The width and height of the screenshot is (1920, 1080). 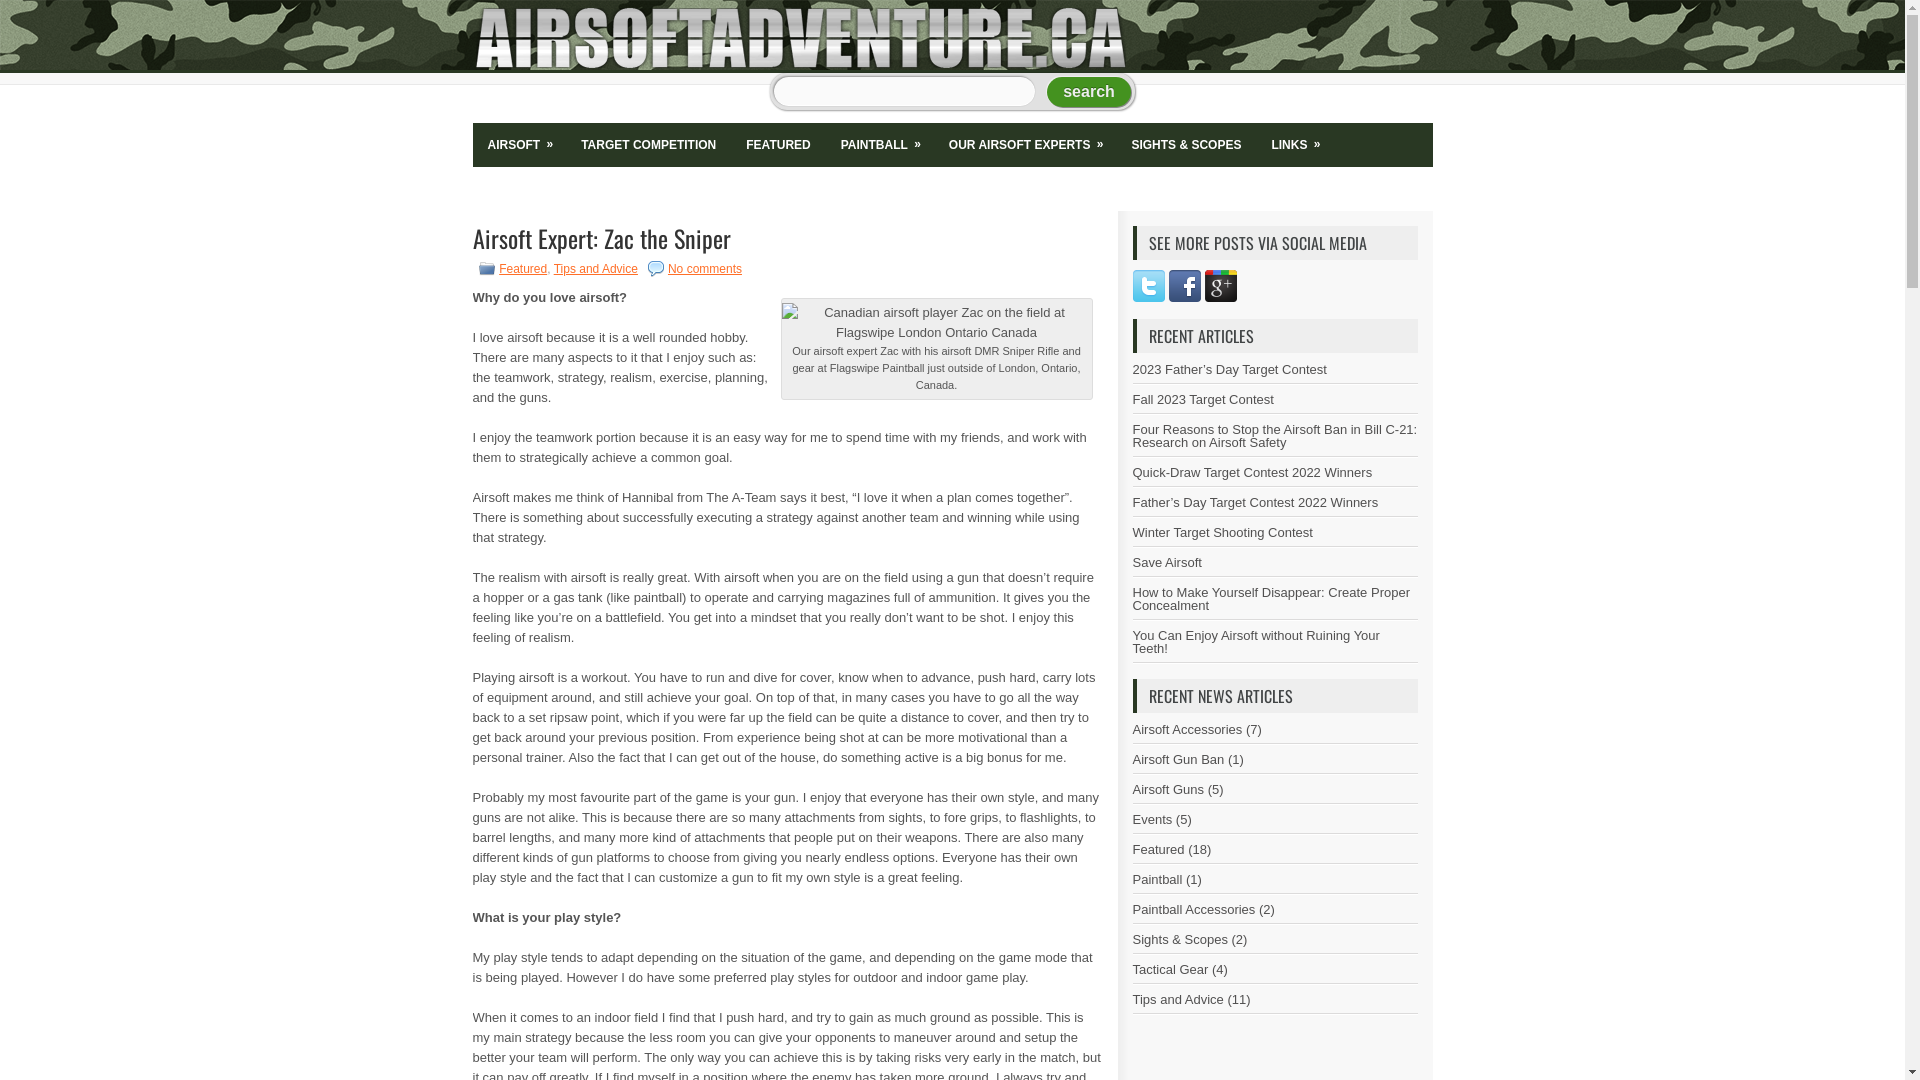 What do you see at coordinates (1218, 285) in the screenshot?
I see `'Google Plus'` at bounding box center [1218, 285].